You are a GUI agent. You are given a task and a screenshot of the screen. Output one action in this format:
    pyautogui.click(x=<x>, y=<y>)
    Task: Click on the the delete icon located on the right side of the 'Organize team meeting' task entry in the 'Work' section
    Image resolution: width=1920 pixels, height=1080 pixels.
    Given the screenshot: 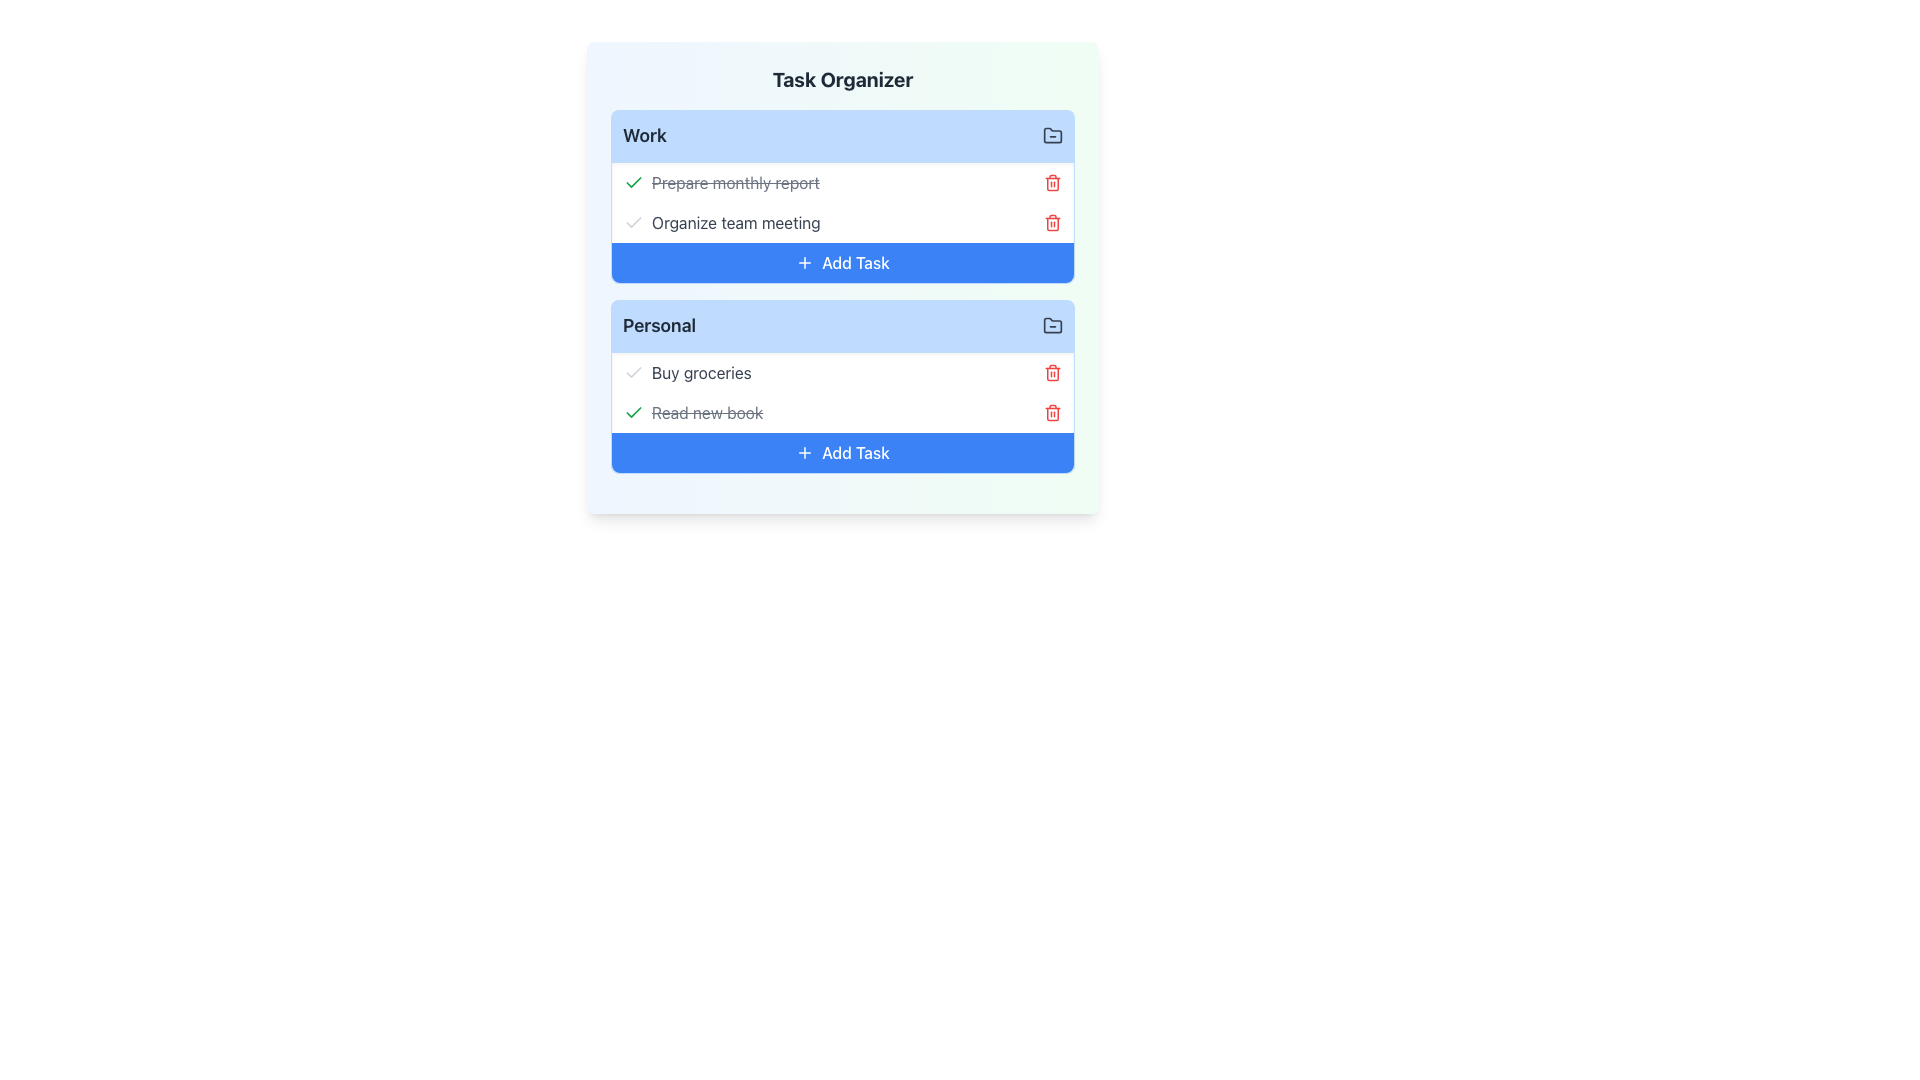 What is the action you would take?
    pyautogui.click(x=1051, y=223)
    